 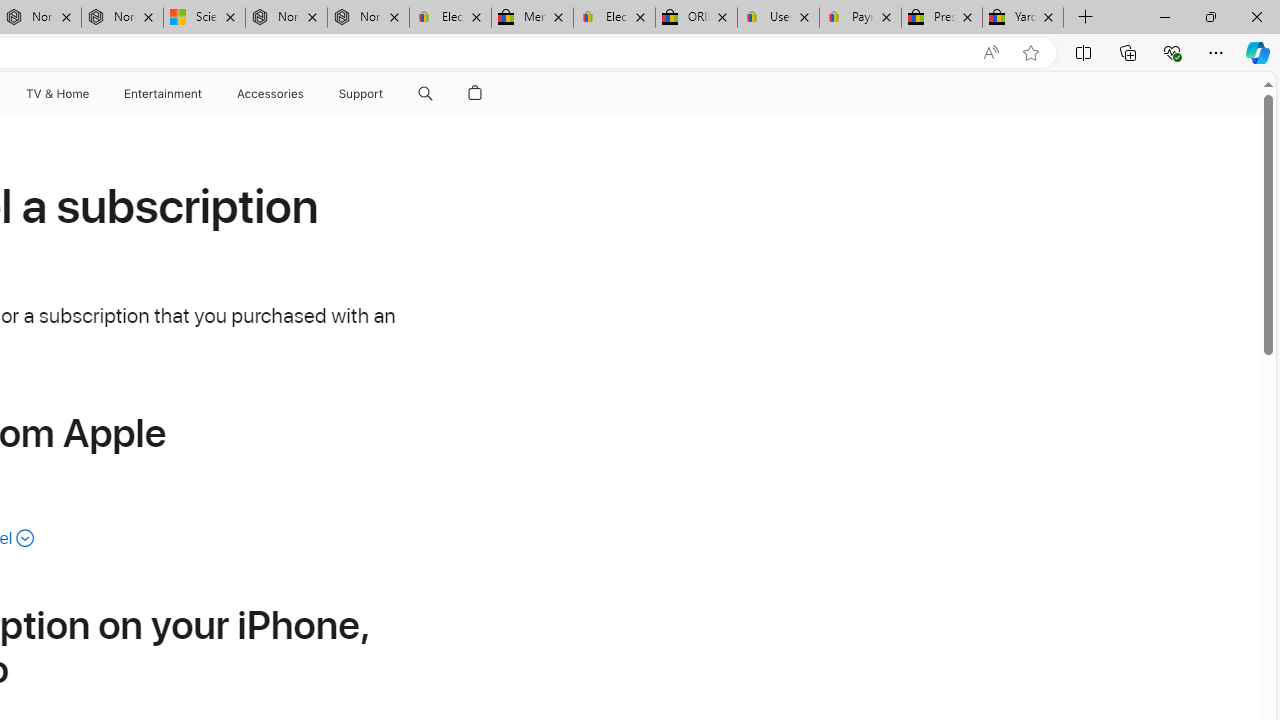 What do you see at coordinates (777, 17) in the screenshot?
I see `'User Privacy Notice | eBay'` at bounding box center [777, 17].